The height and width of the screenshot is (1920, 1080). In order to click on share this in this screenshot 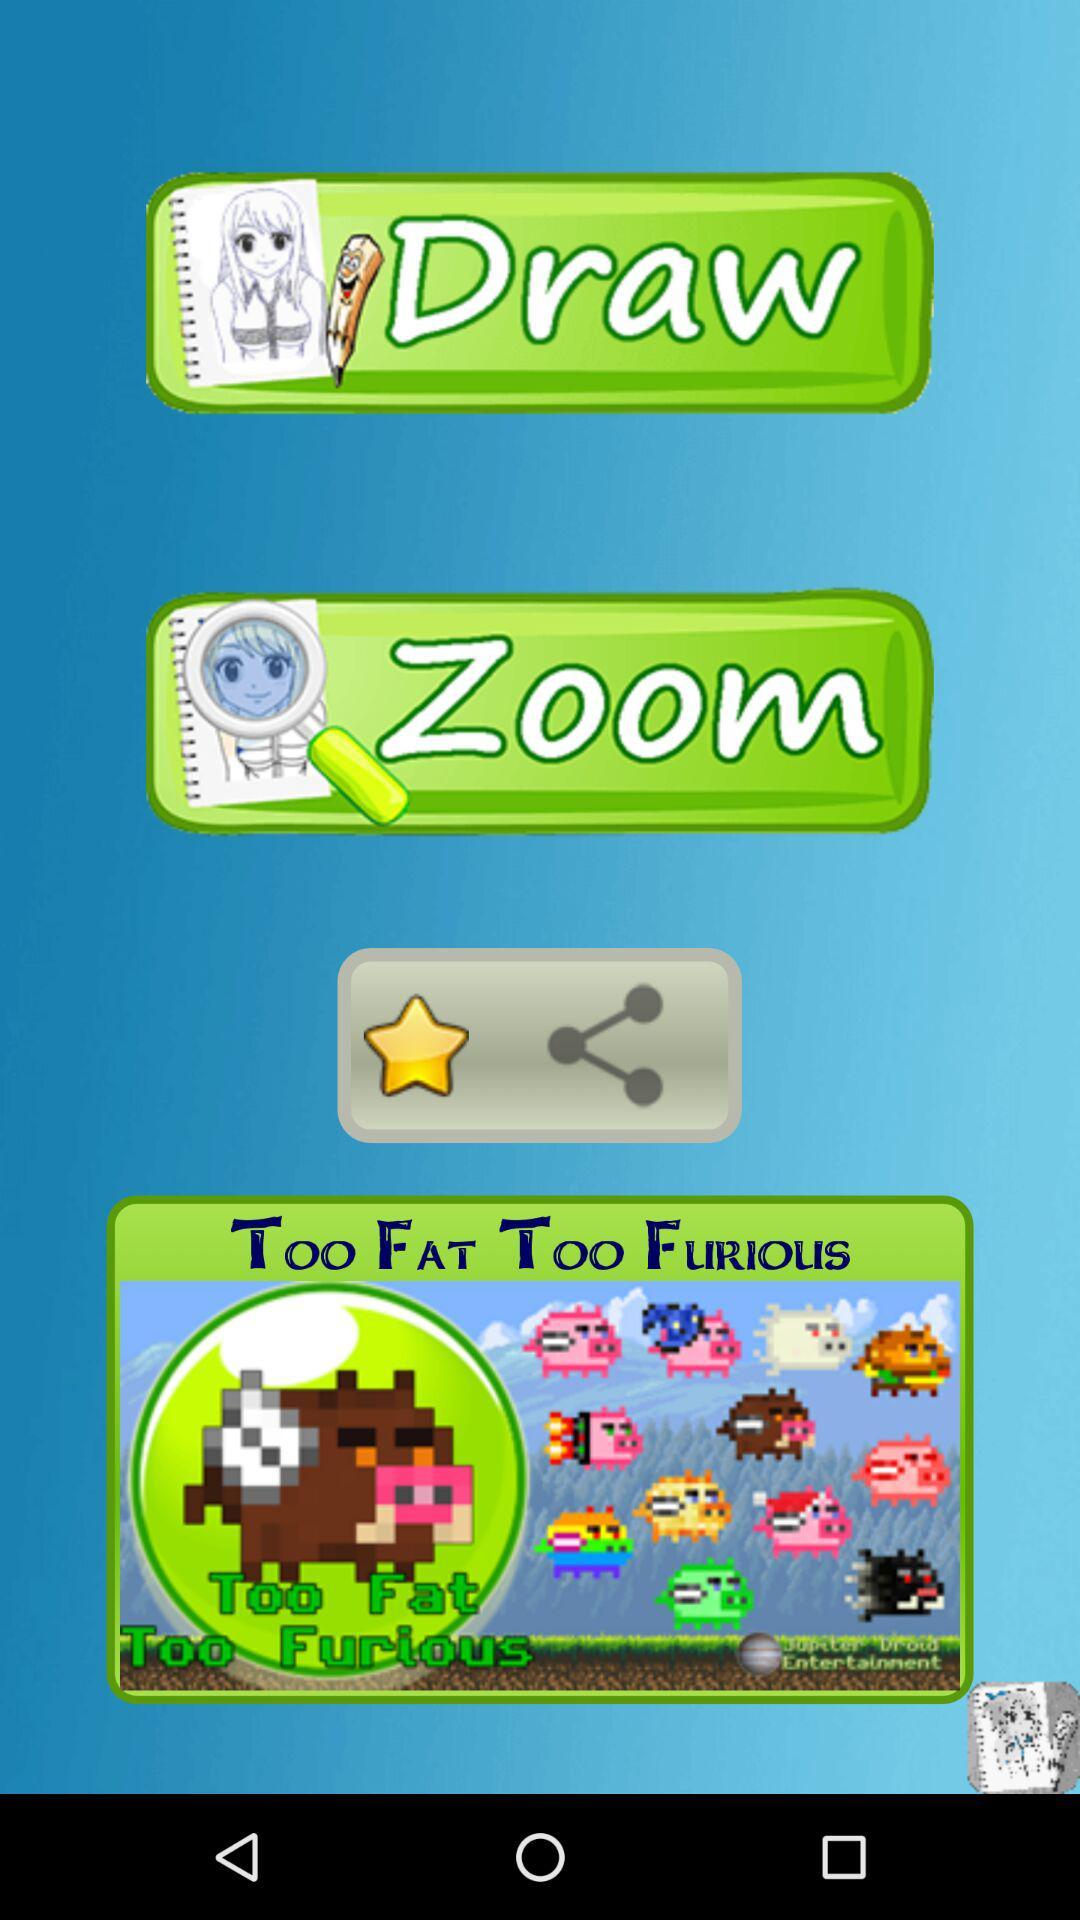, I will do `click(604, 1044)`.